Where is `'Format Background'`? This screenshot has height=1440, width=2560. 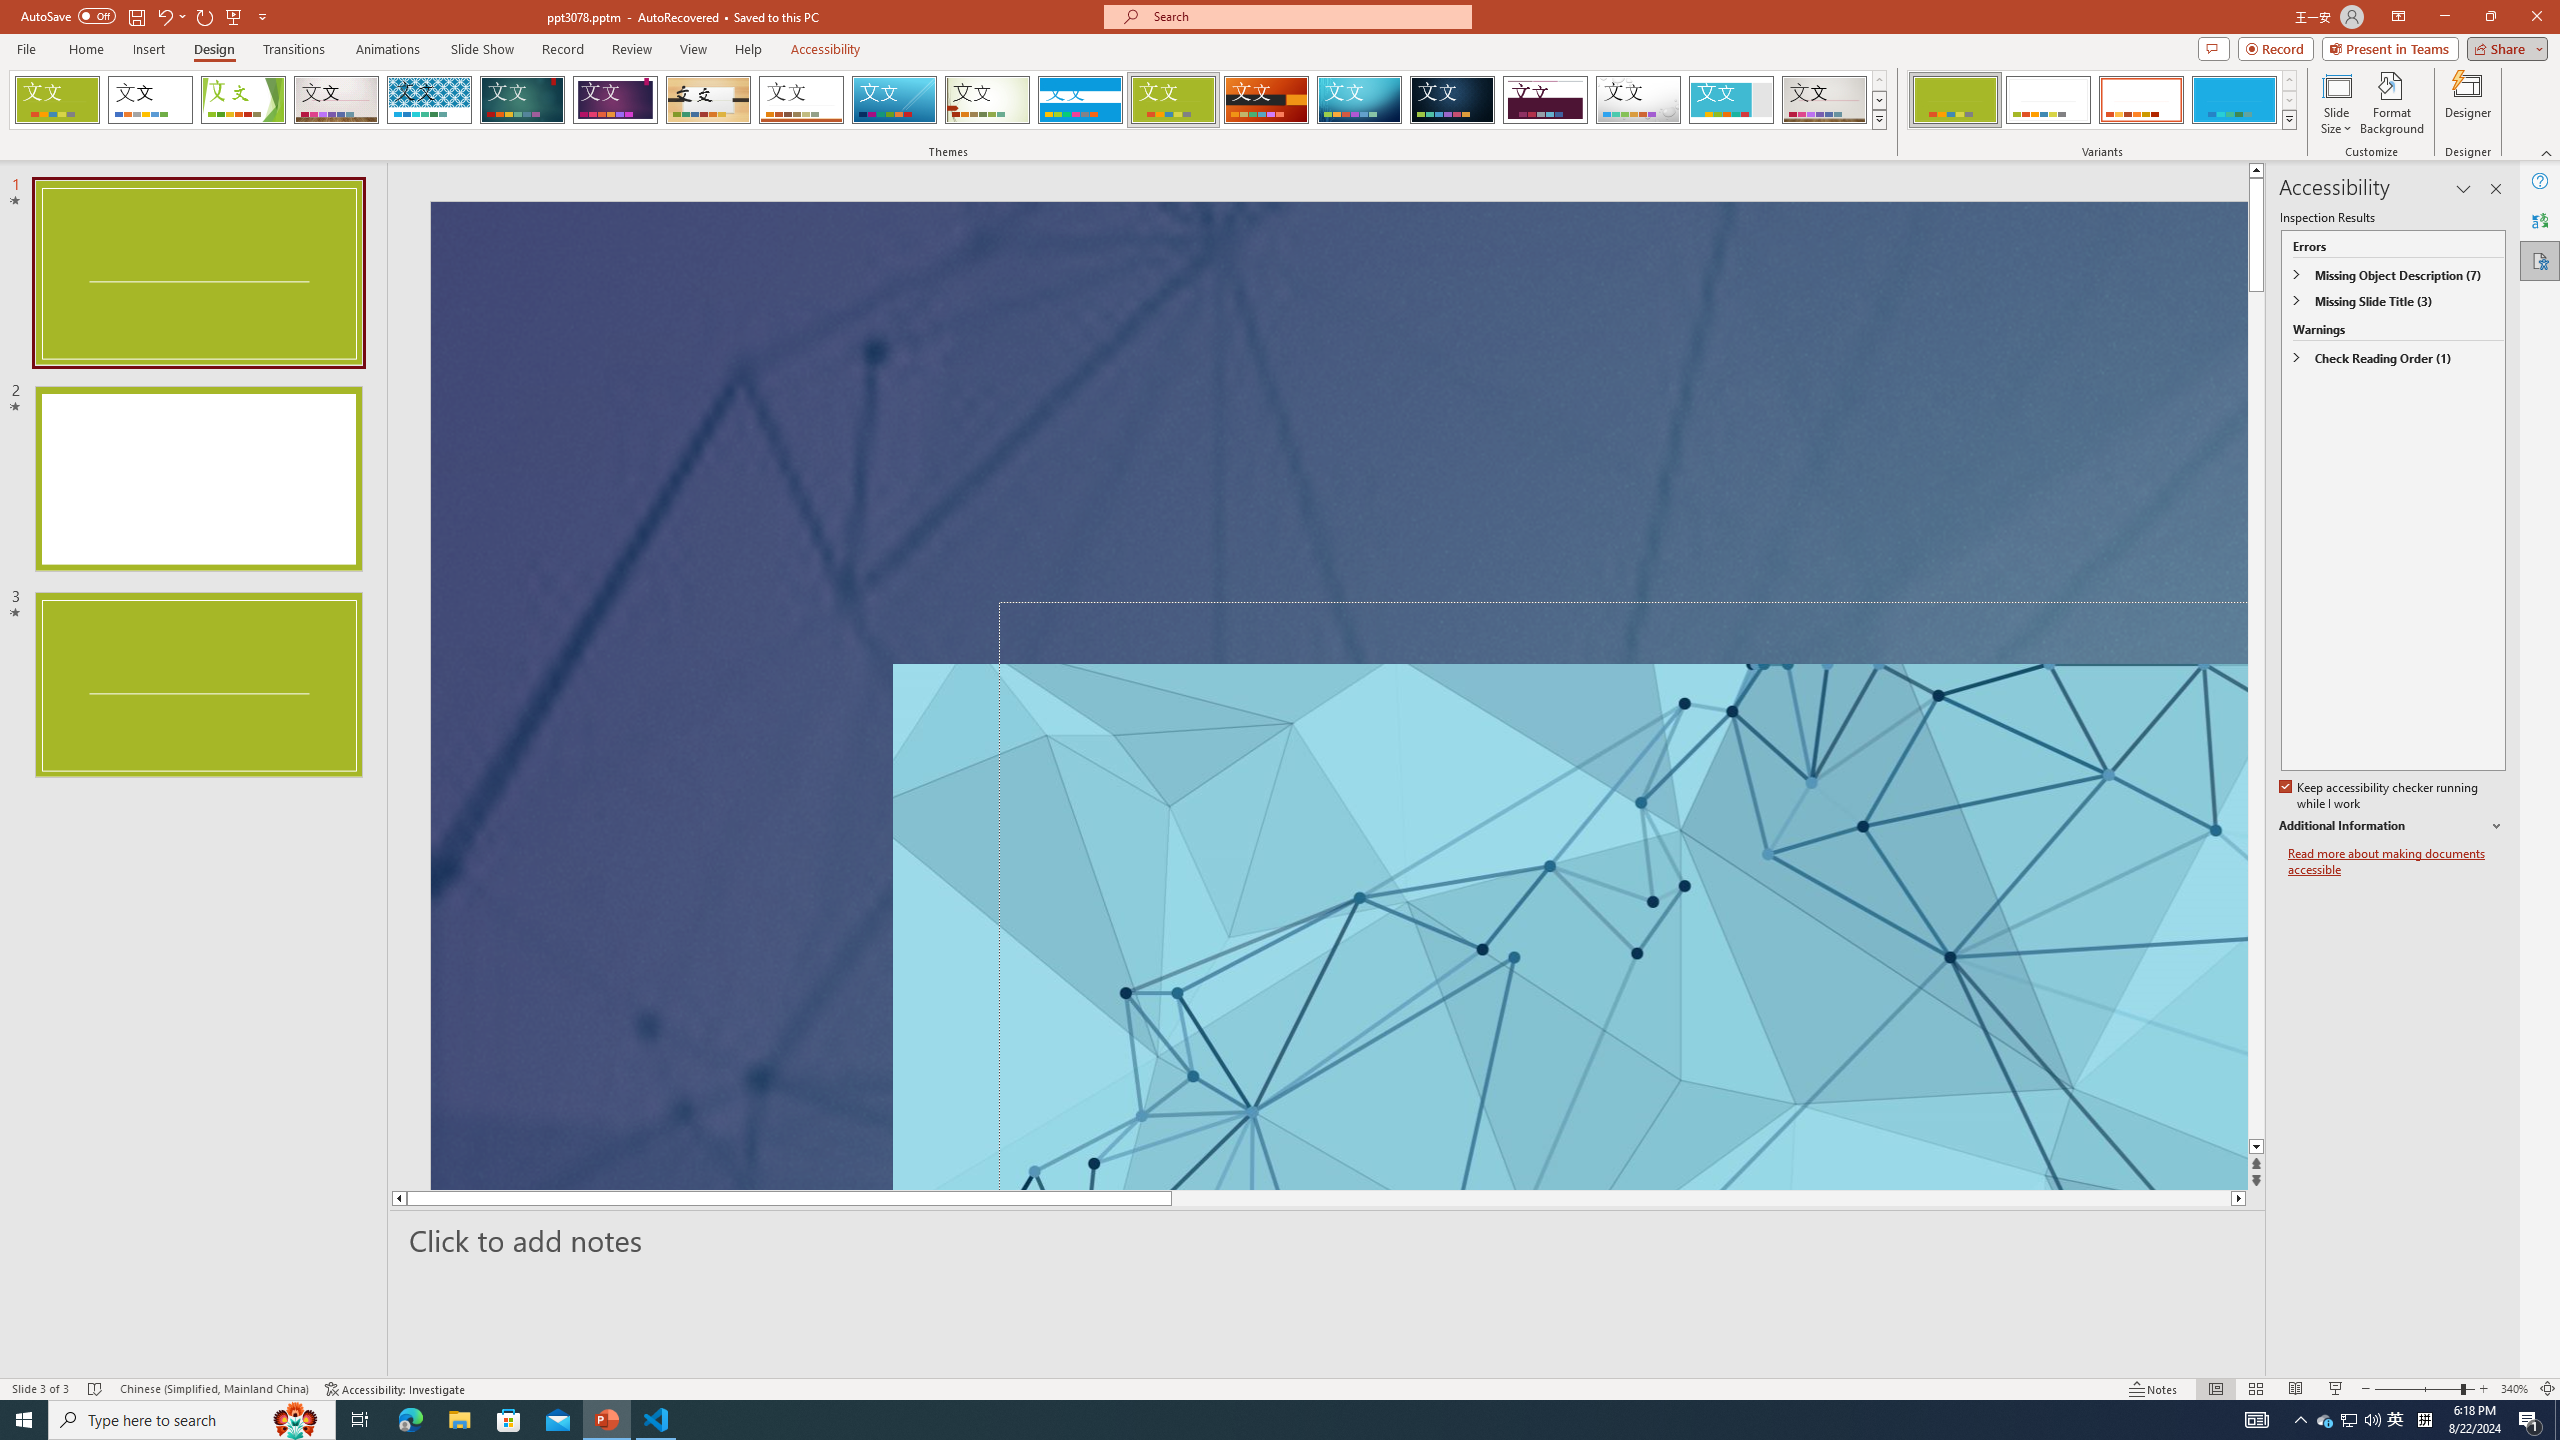 'Format Background' is located at coordinates (2392, 103).